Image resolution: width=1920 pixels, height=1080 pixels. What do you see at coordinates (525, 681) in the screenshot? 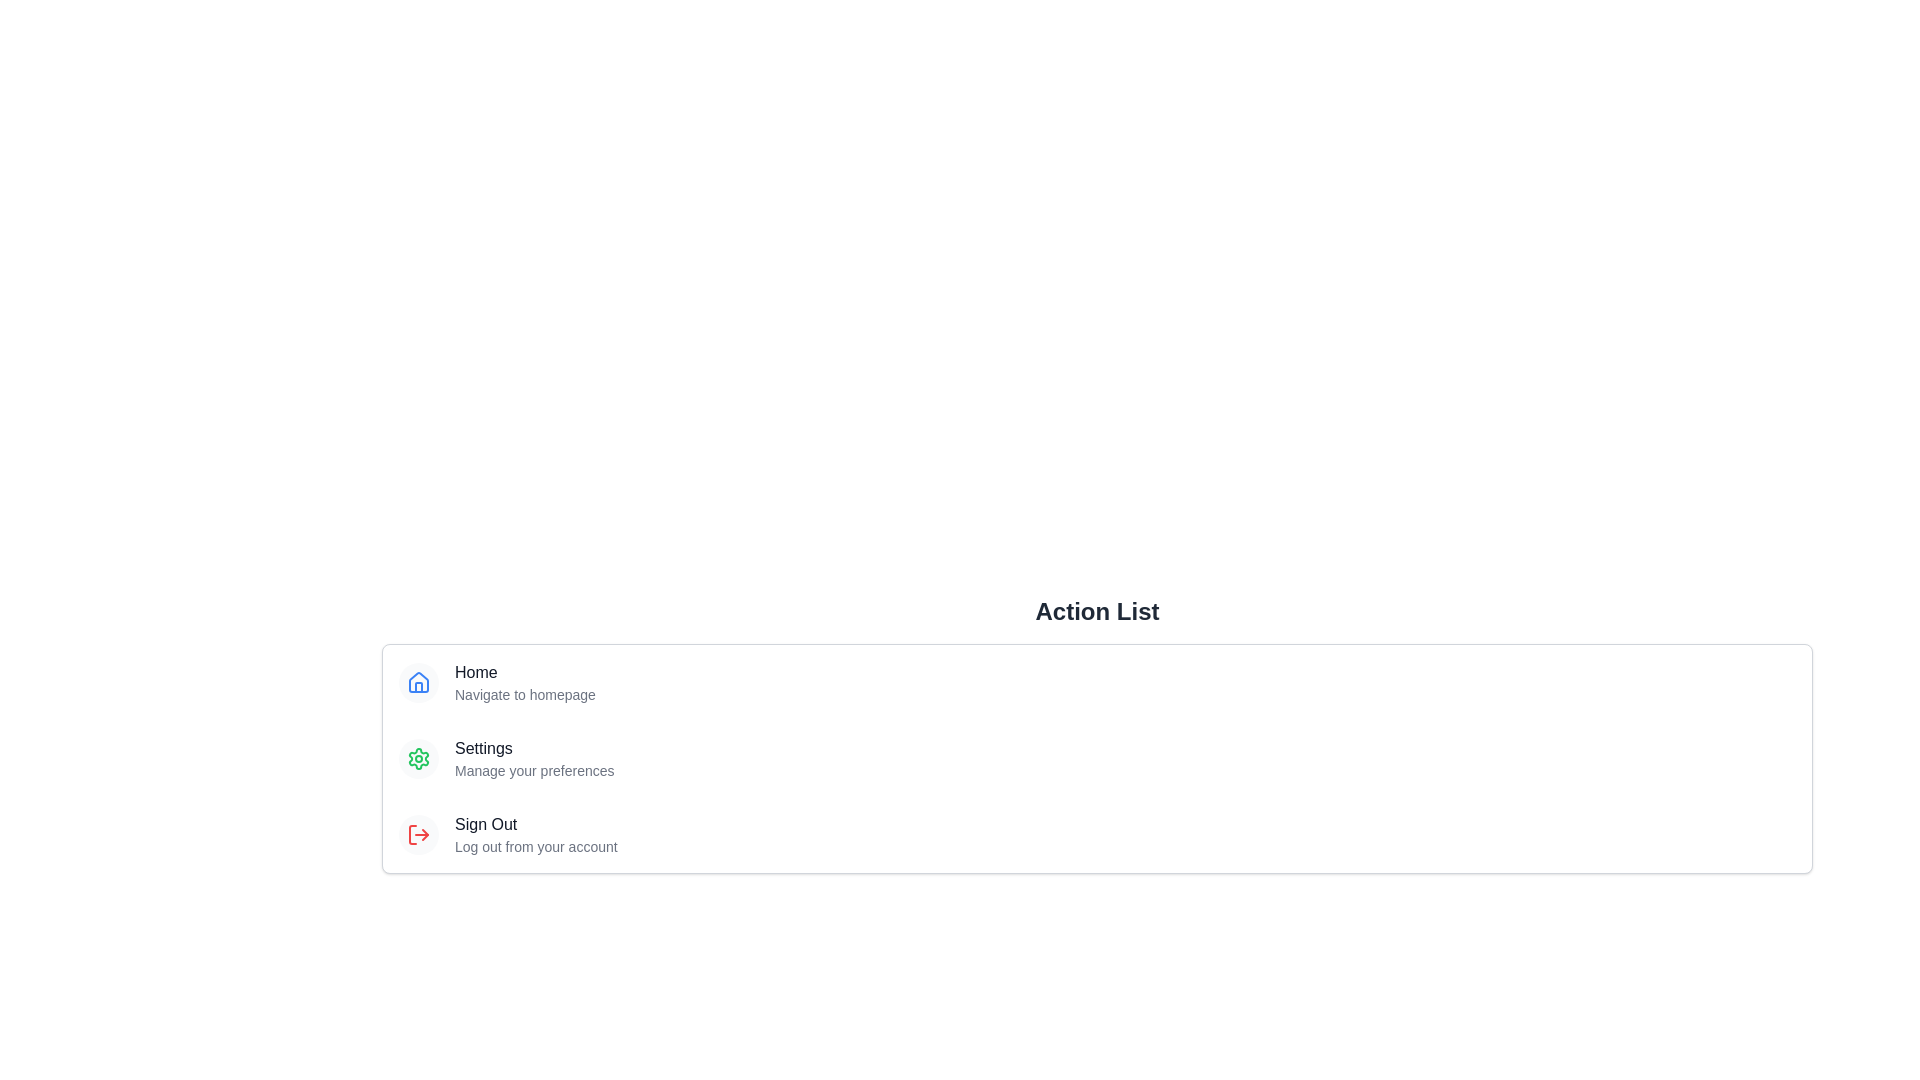
I see `the Text block containing a title and a subtitle that provides information about navigating to the homepage, located under the 'Action List' section and aligned with the blue house icon` at bounding box center [525, 681].